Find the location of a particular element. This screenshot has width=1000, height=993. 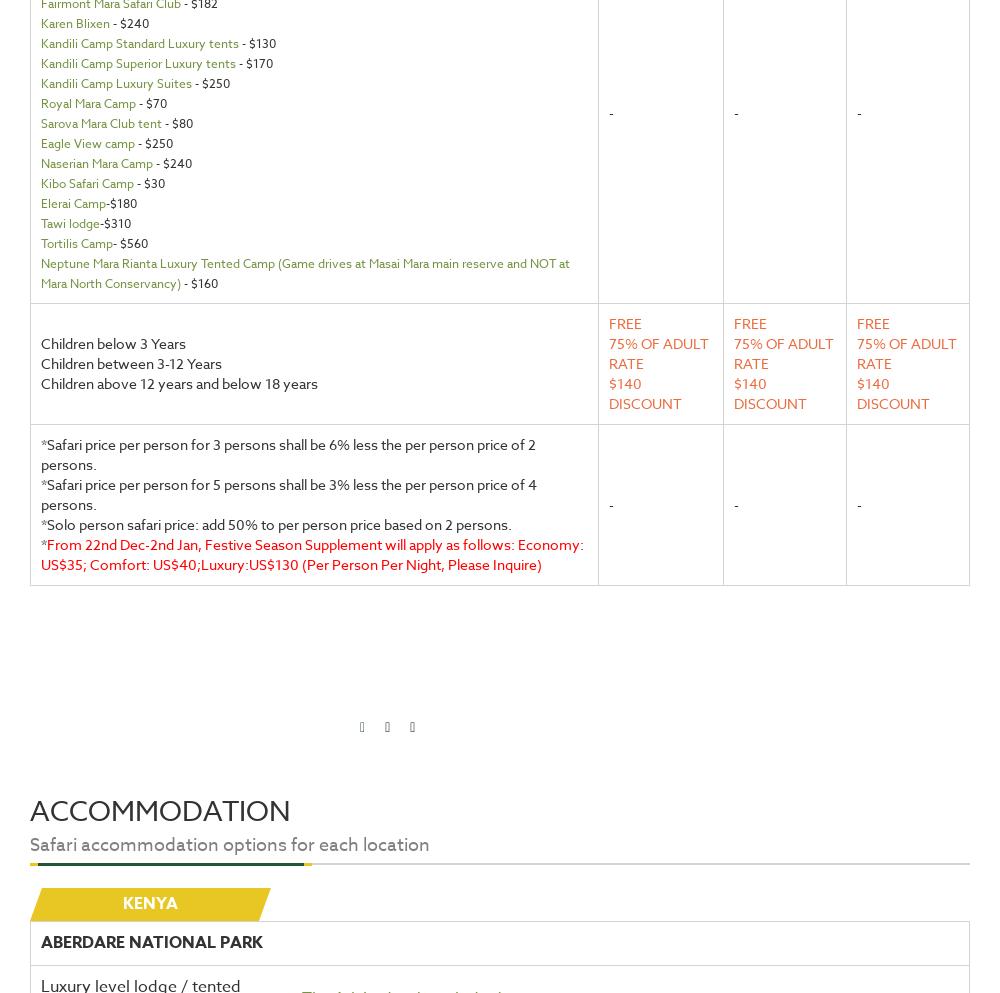

'Kandili Camp Standard Luxury tents' is located at coordinates (140, 43).